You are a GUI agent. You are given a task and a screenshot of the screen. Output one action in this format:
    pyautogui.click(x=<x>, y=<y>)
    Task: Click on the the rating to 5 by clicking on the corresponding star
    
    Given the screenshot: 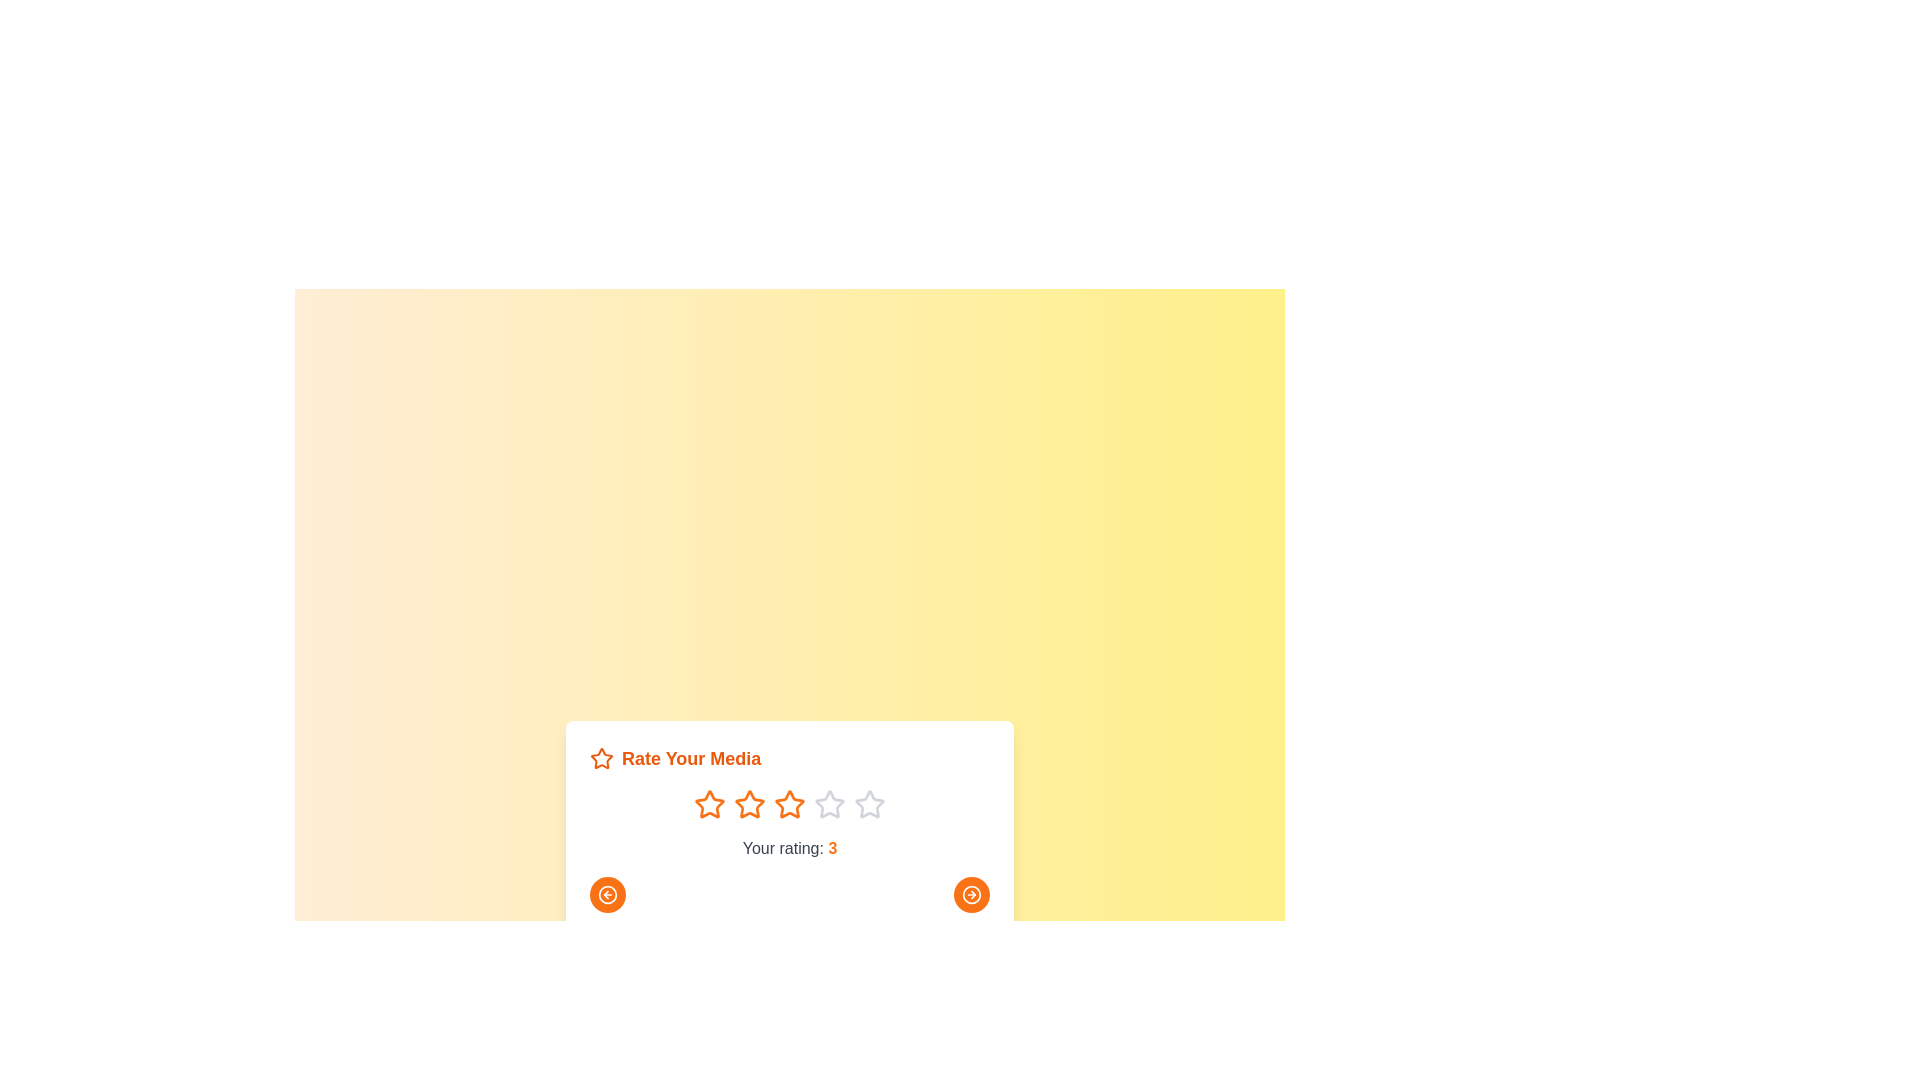 What is the action you would take?
    pyautogui.click(x=869, y=804)
    